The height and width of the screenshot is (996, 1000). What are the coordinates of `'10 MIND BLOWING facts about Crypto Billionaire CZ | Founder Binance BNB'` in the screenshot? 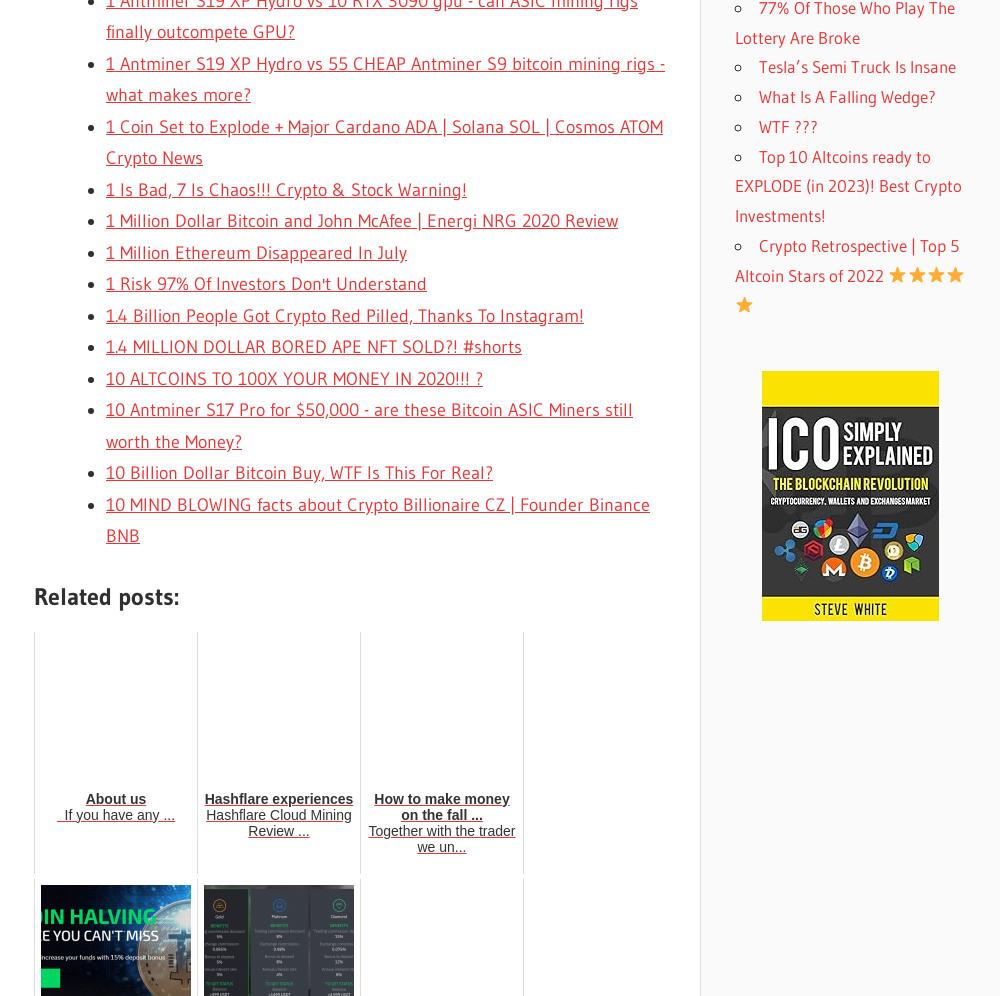 It's located at (378, 520).